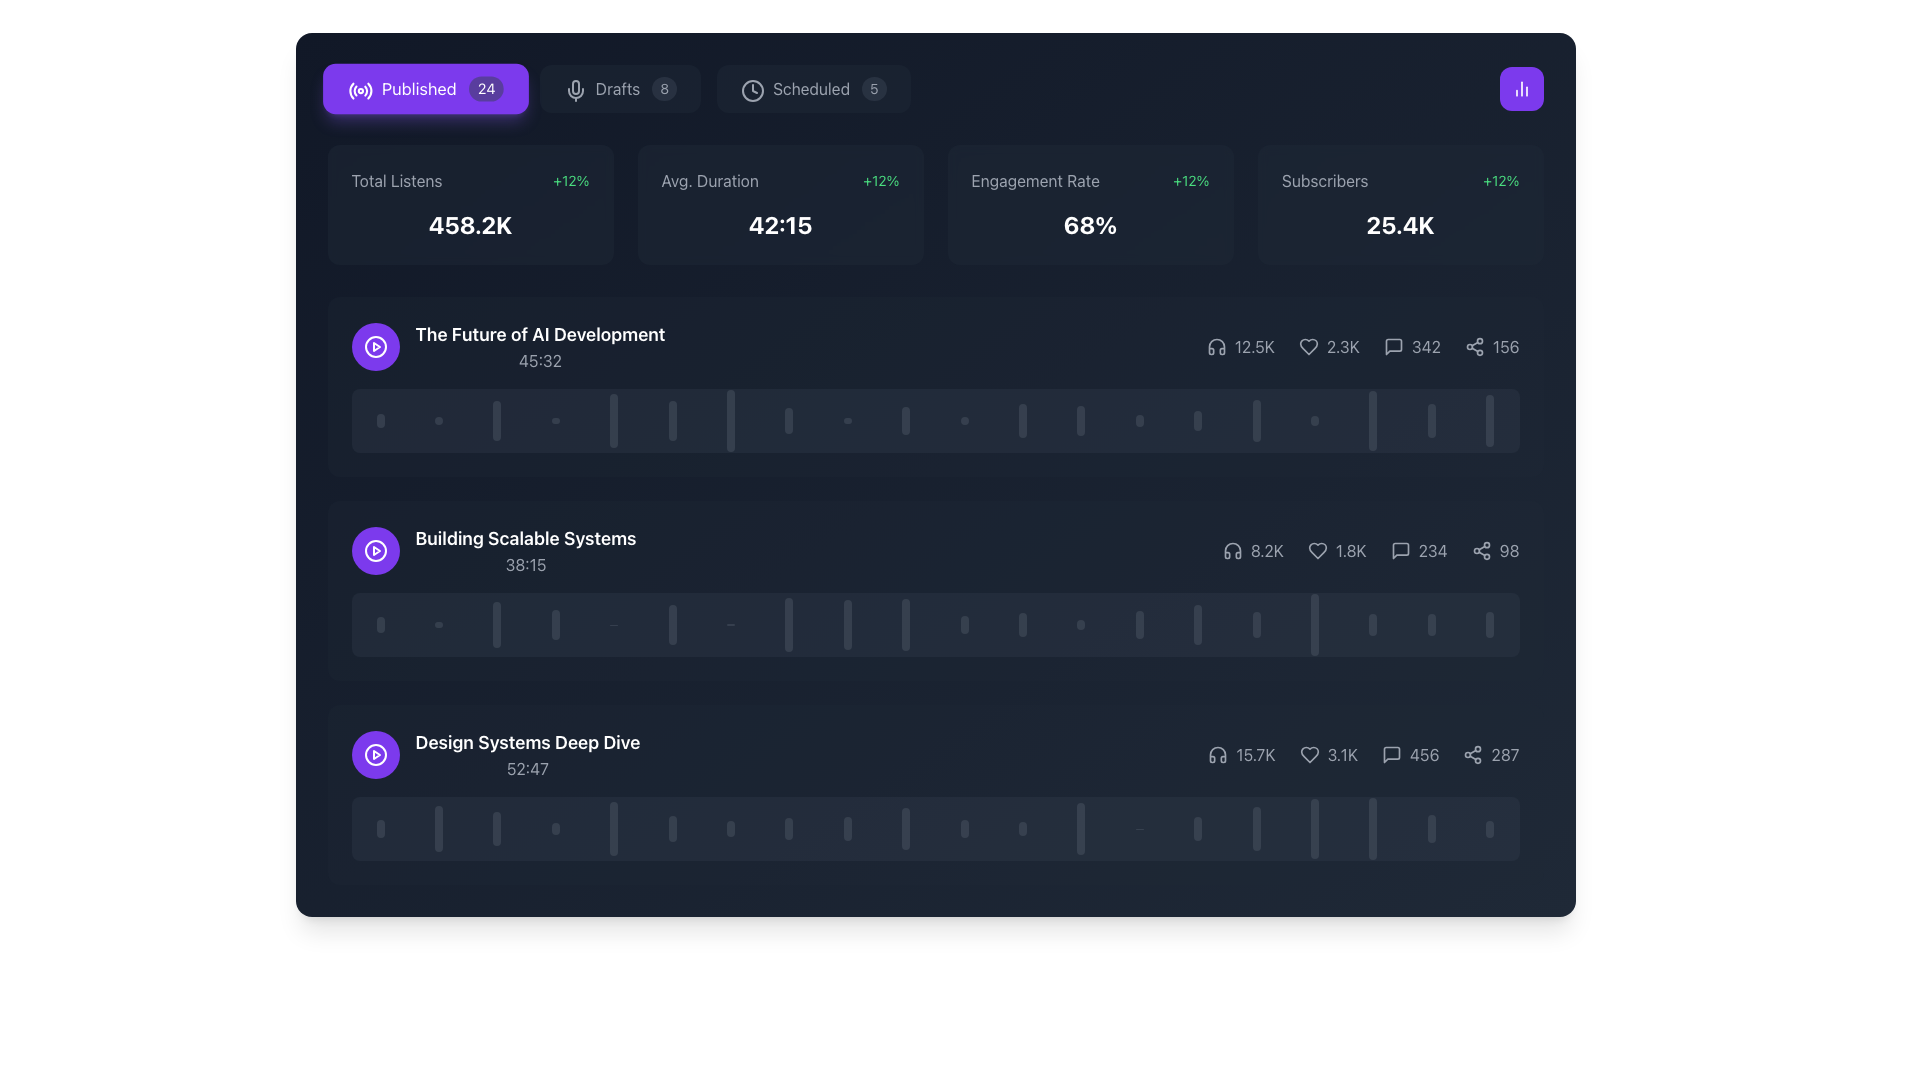 The width and height of the screenshot is (1920, 1080). I want to click on the 19th vertical visual indicator bar, which is dark gray with rounded tops and bottoms, part of a collection of similar elements beneath the title 'Building Scalable Systems', so click(1430, 419).